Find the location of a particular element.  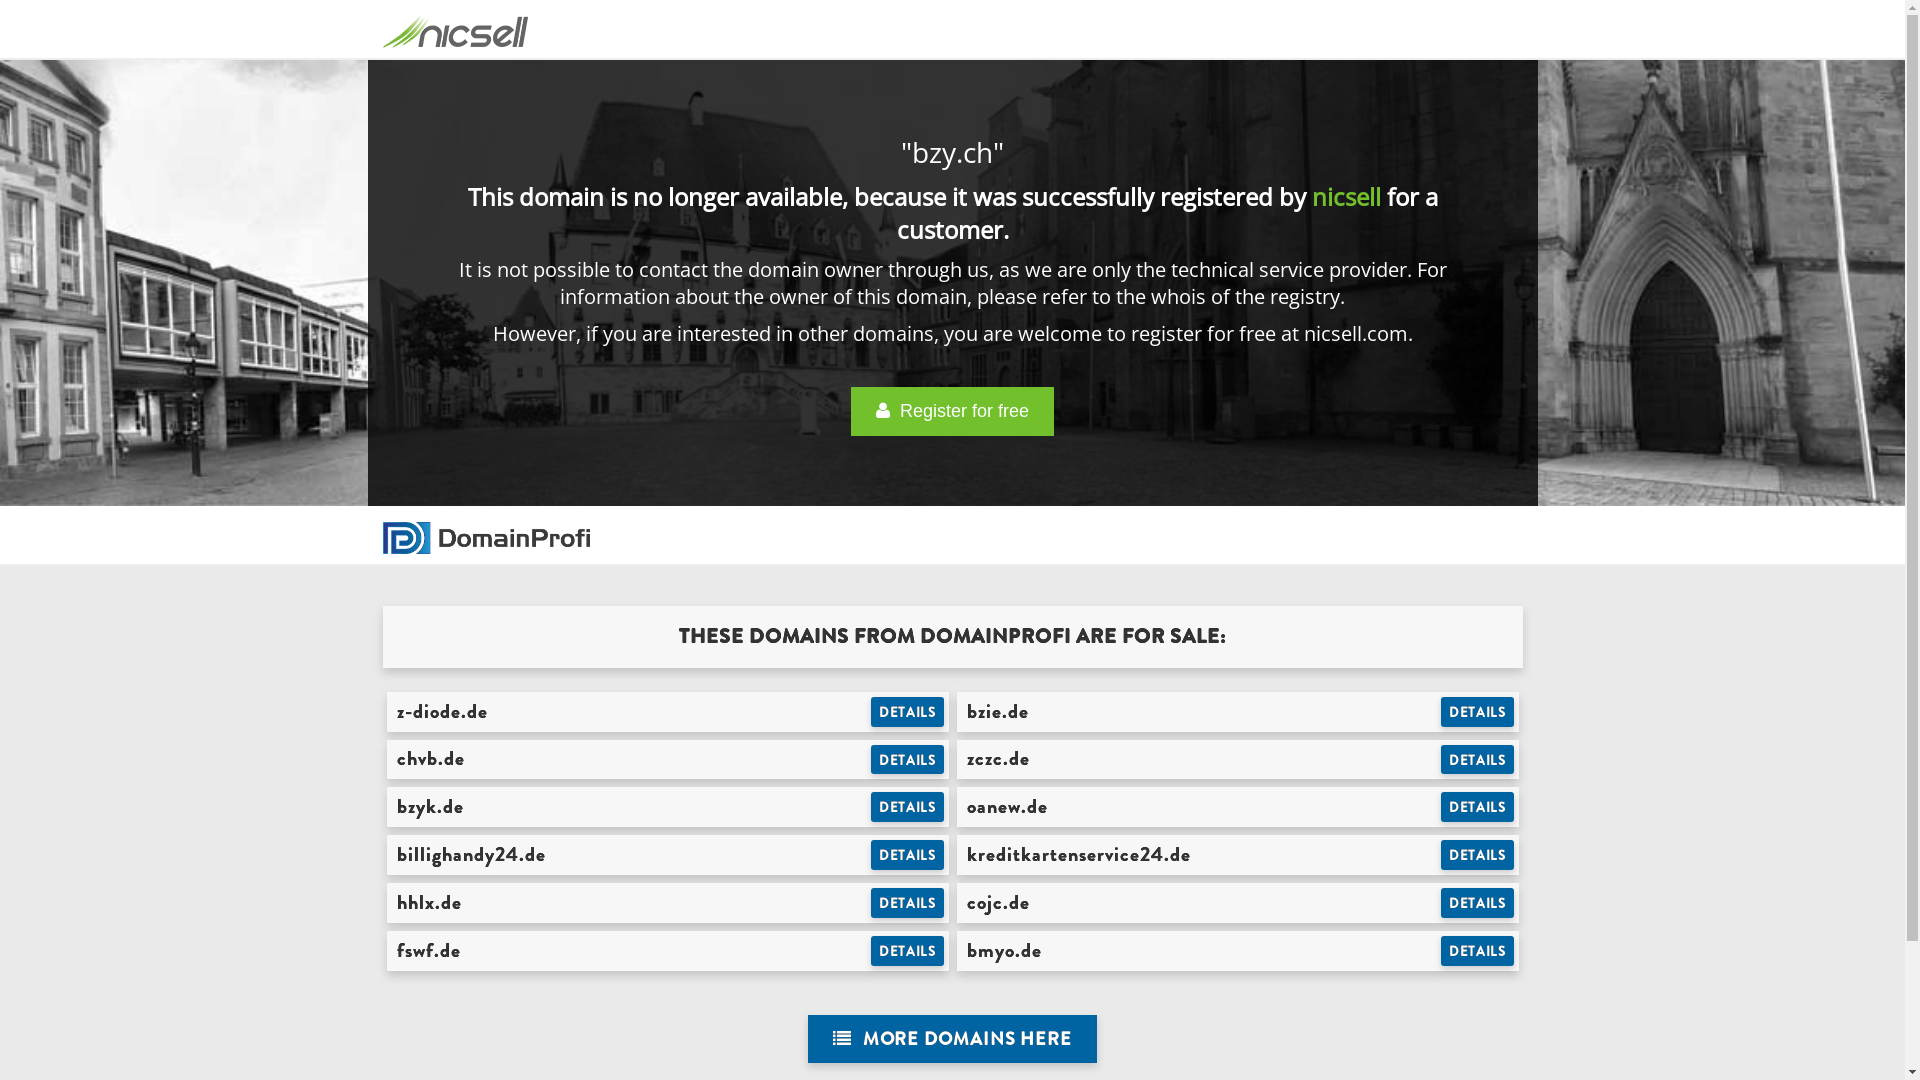

'DETAILS' is located at coordinates (906, 805).